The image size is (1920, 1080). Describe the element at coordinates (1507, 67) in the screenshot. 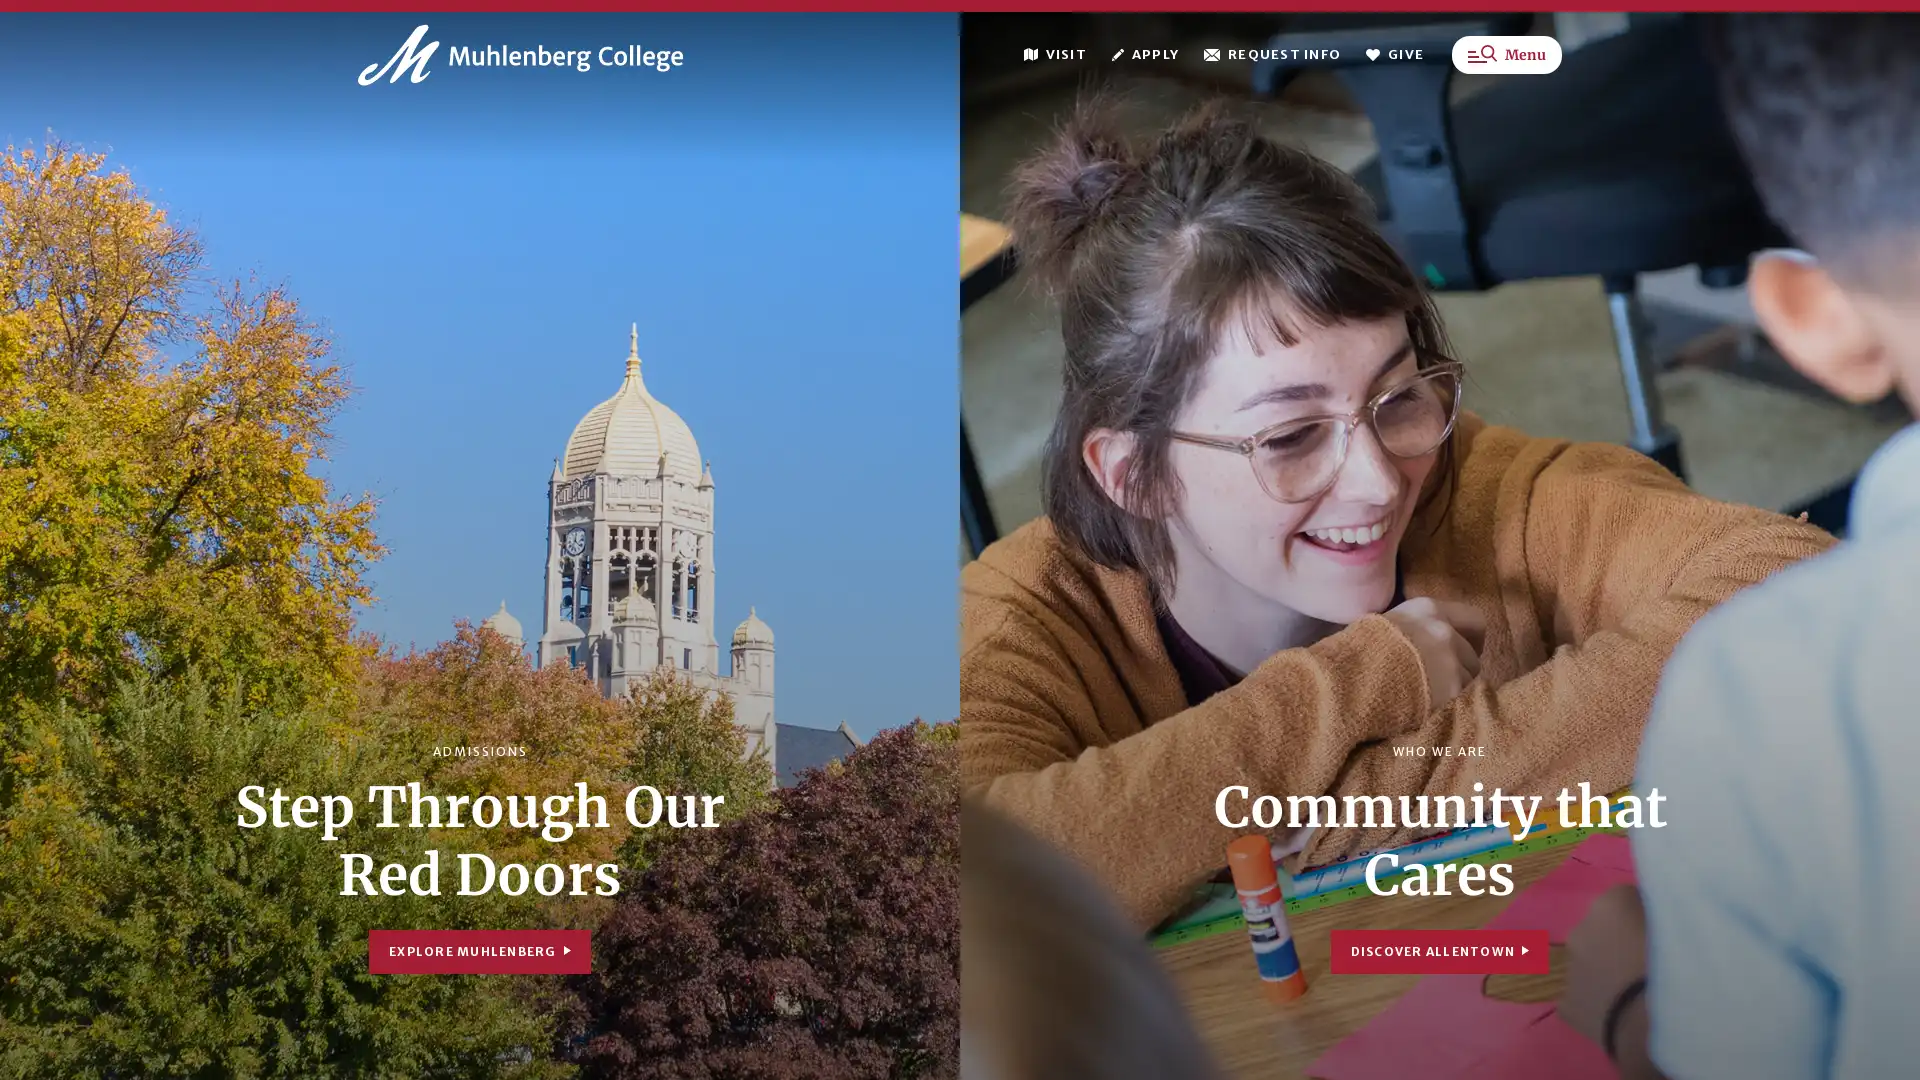

I see `Menu` at that location.